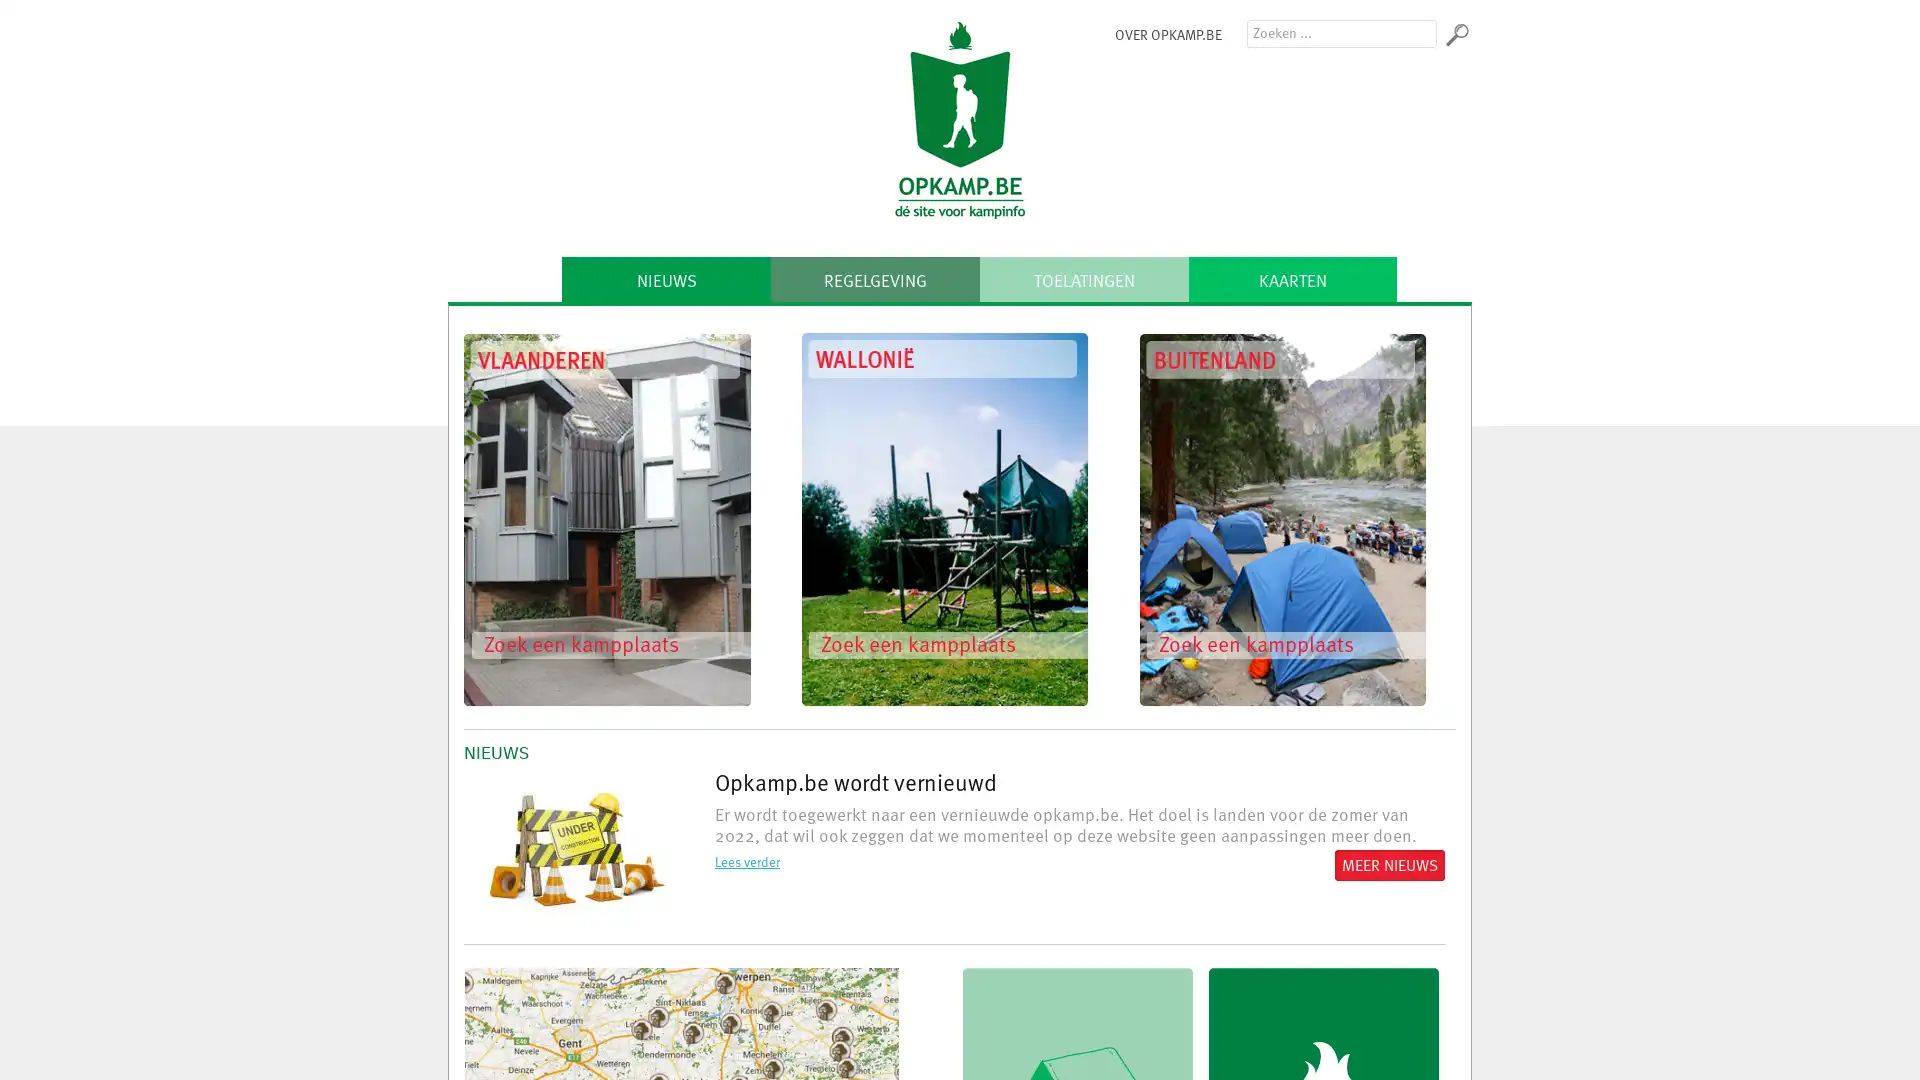 This screenshot has height=1080, width=1920. Describe the element at coordinates (1247, 48) in the screenshot. I see `Zoeken` at that location.